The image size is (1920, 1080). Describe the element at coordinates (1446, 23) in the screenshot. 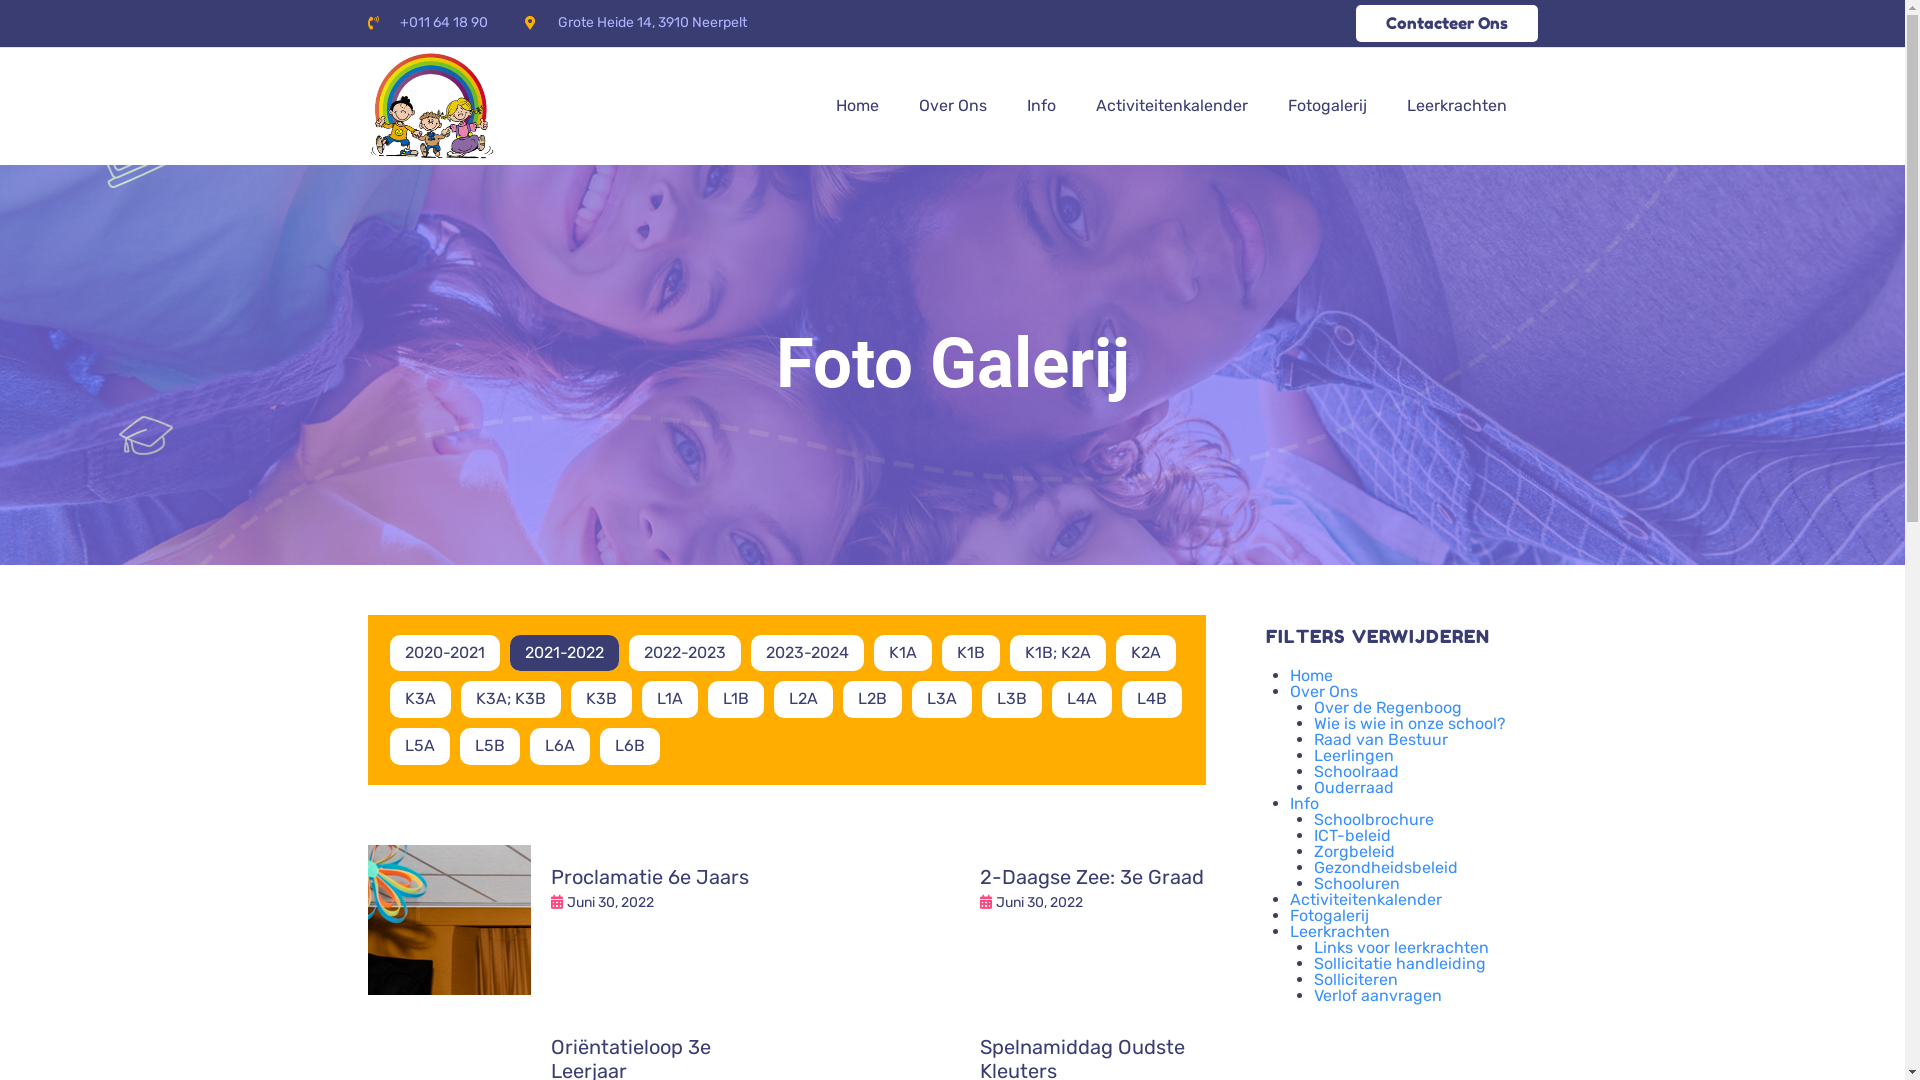

I see `'Contacteer Ons'` at that location.